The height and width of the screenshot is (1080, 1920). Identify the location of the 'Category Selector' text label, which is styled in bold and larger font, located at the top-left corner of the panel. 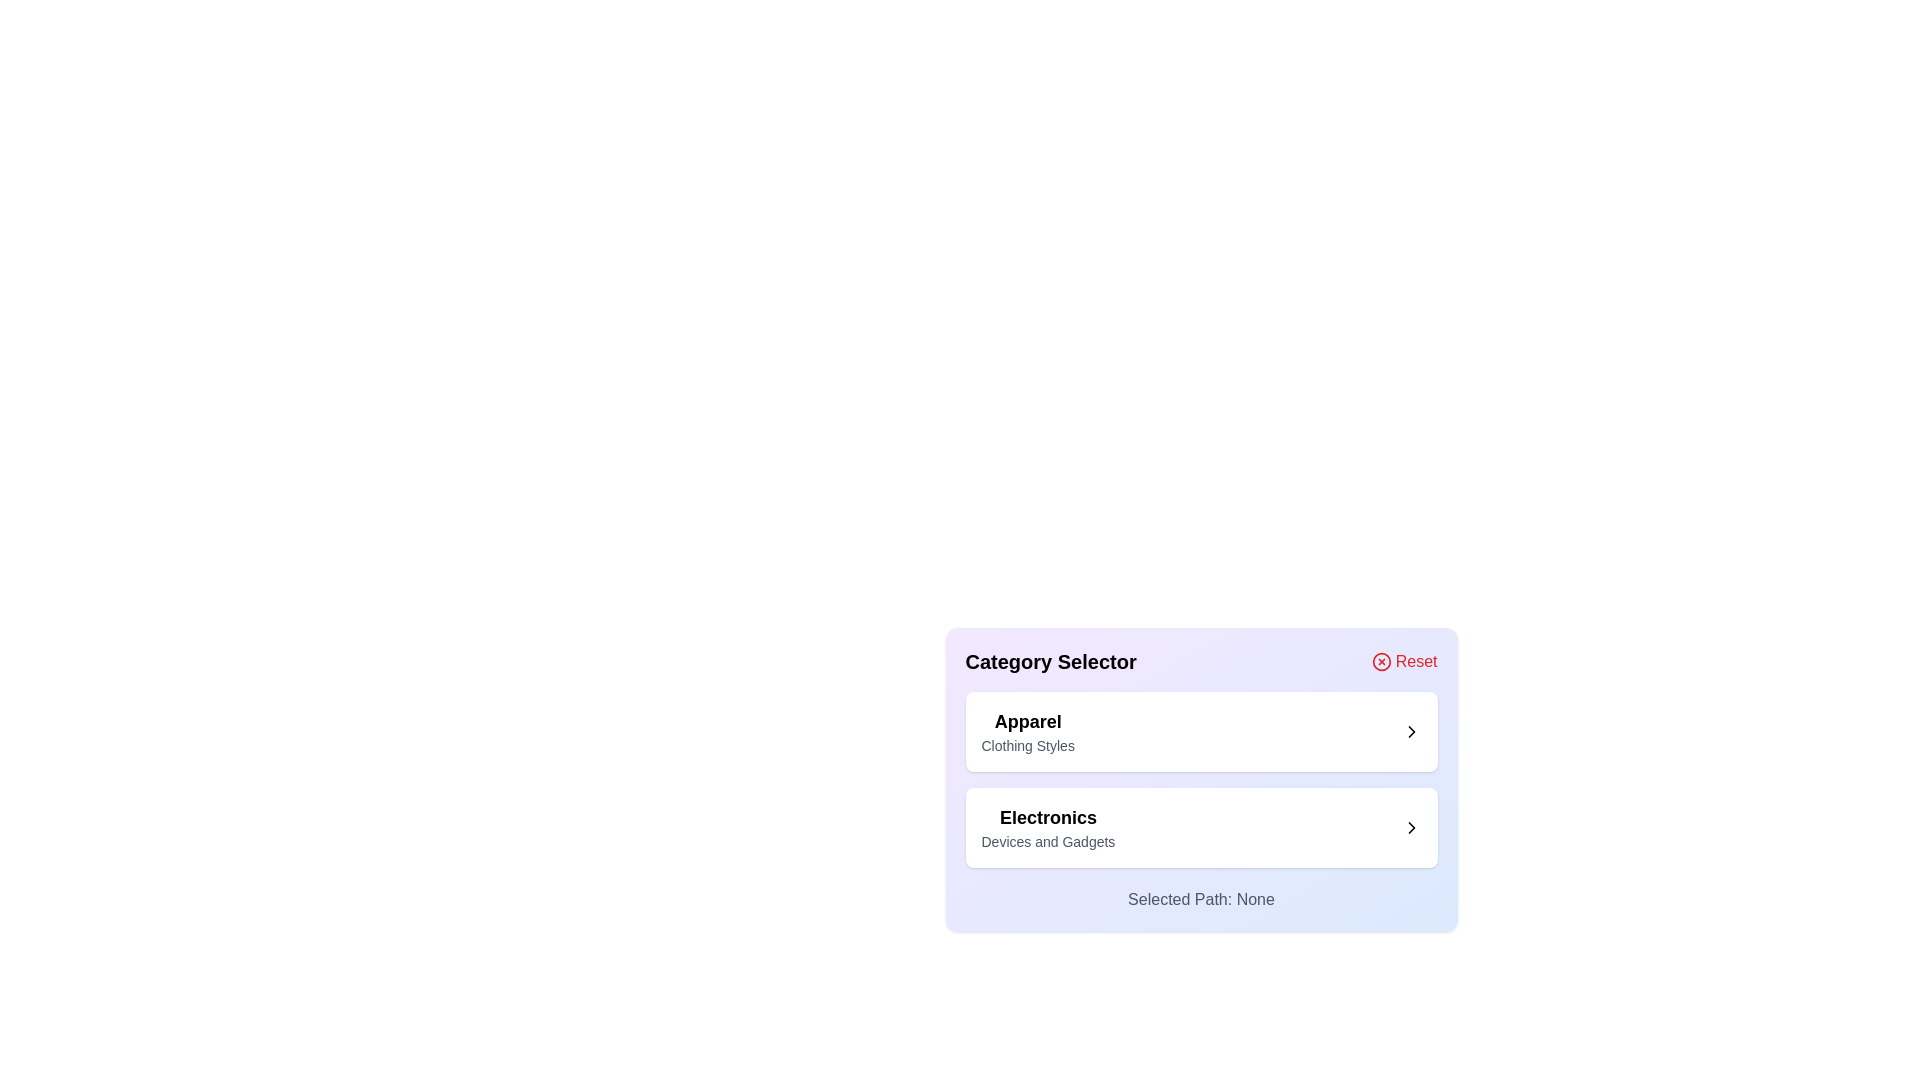
(1050, 662).